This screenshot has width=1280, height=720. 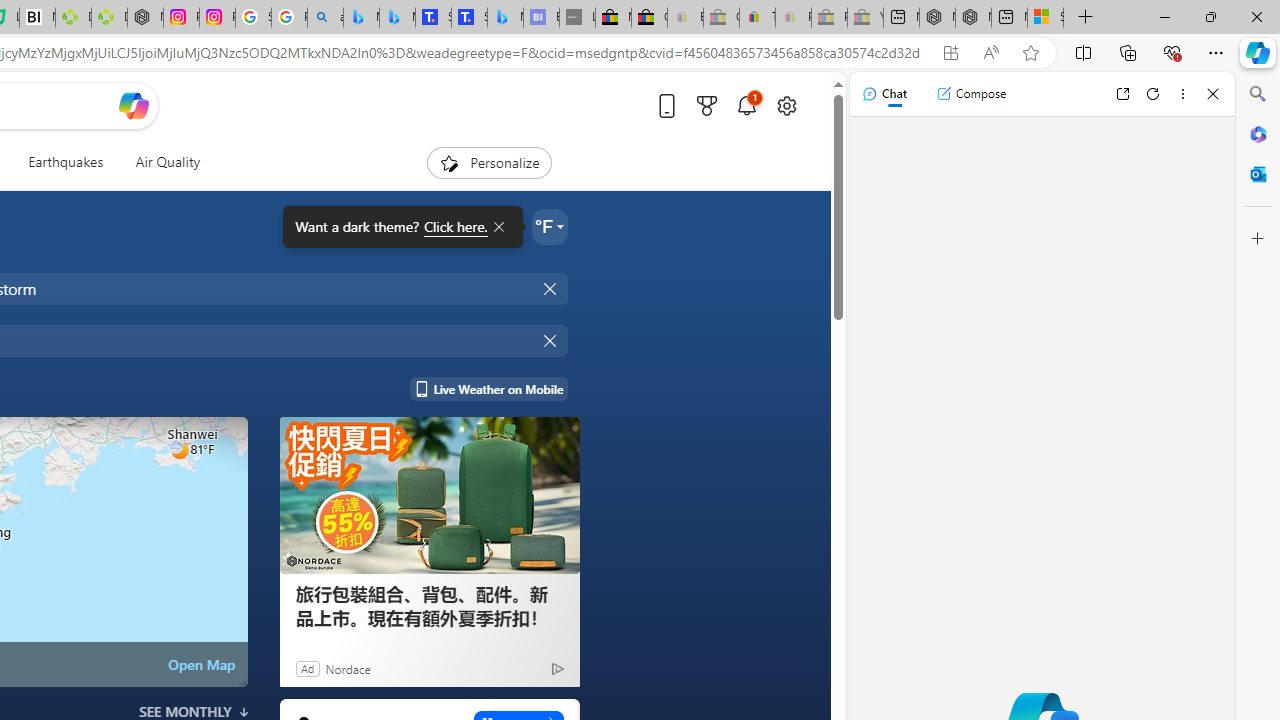 What do you see at coordinates (792, 17) in the screenshot?
I see `'Payments Terms of Use | eBay.com - Sleeping'` at bounding box center [792, 17].